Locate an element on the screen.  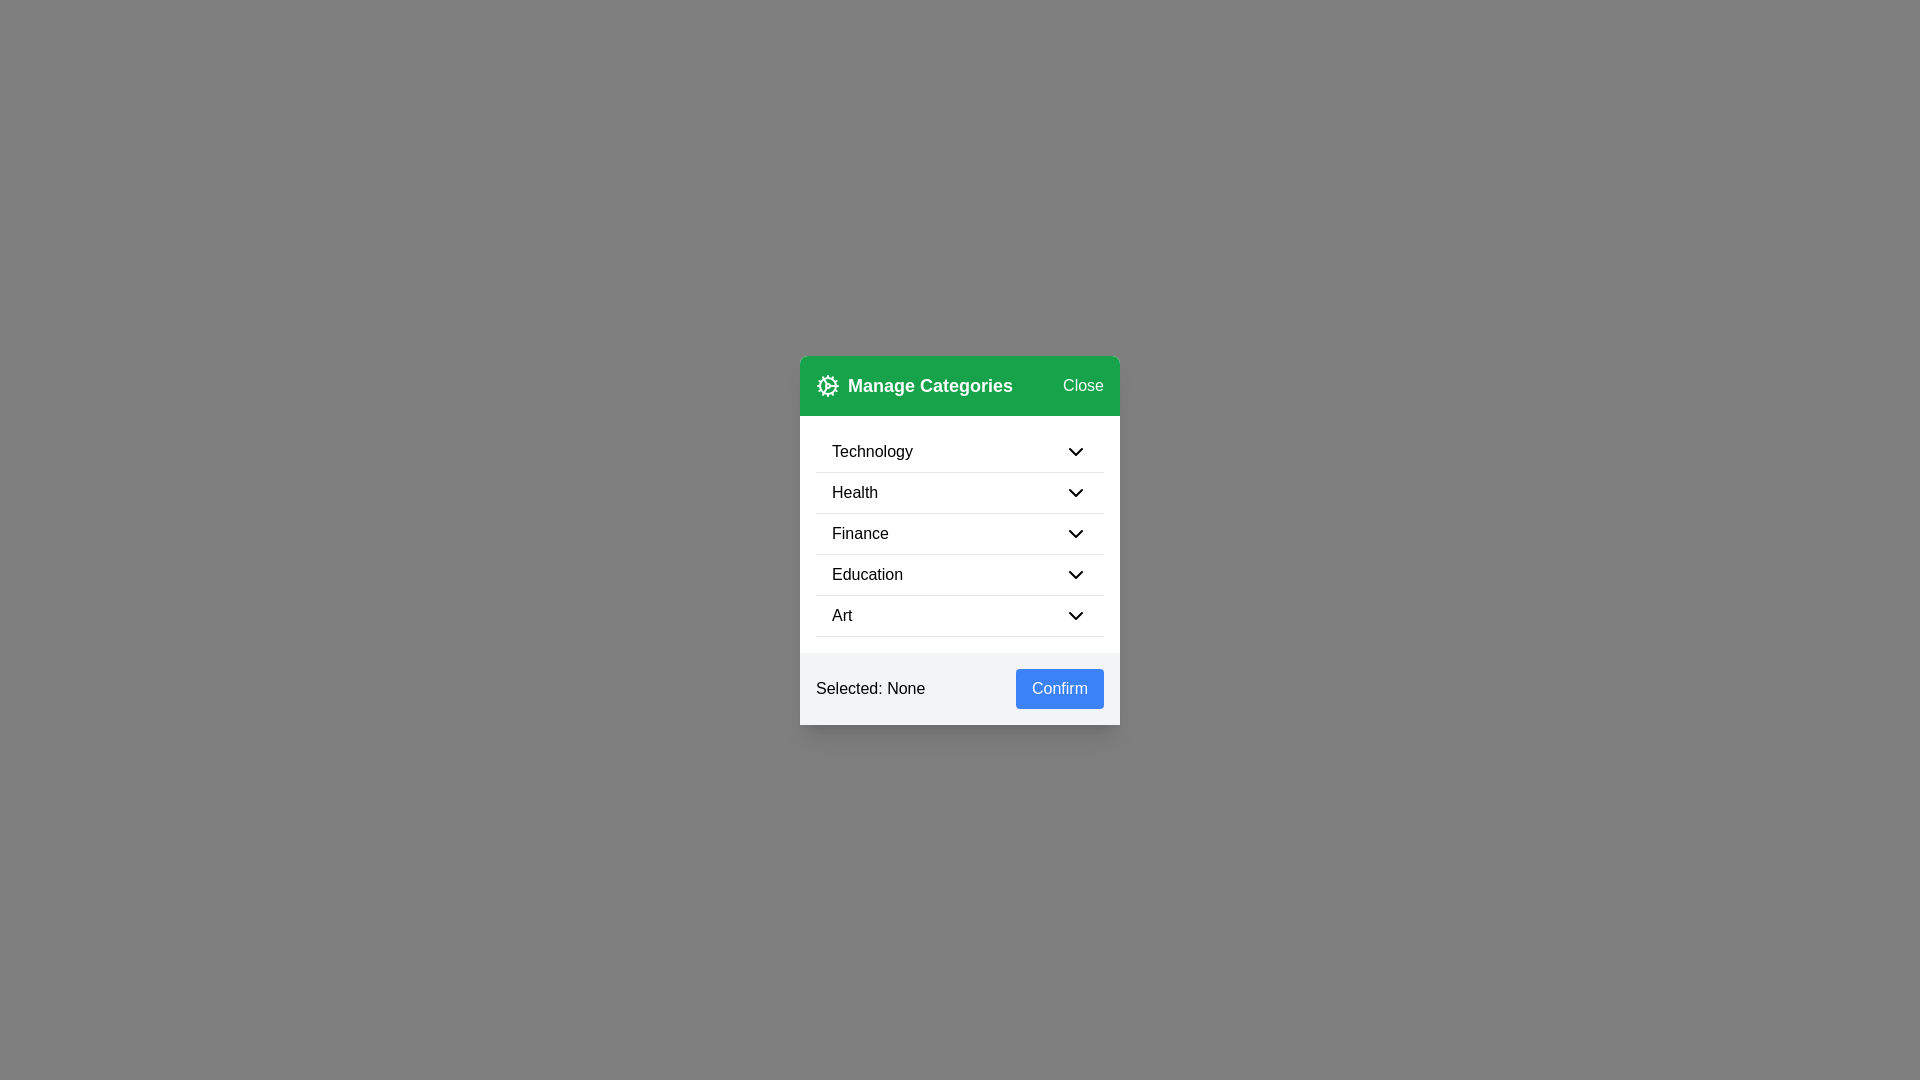
the row corresponding to the category Technology is located at coordinates (960, 451).